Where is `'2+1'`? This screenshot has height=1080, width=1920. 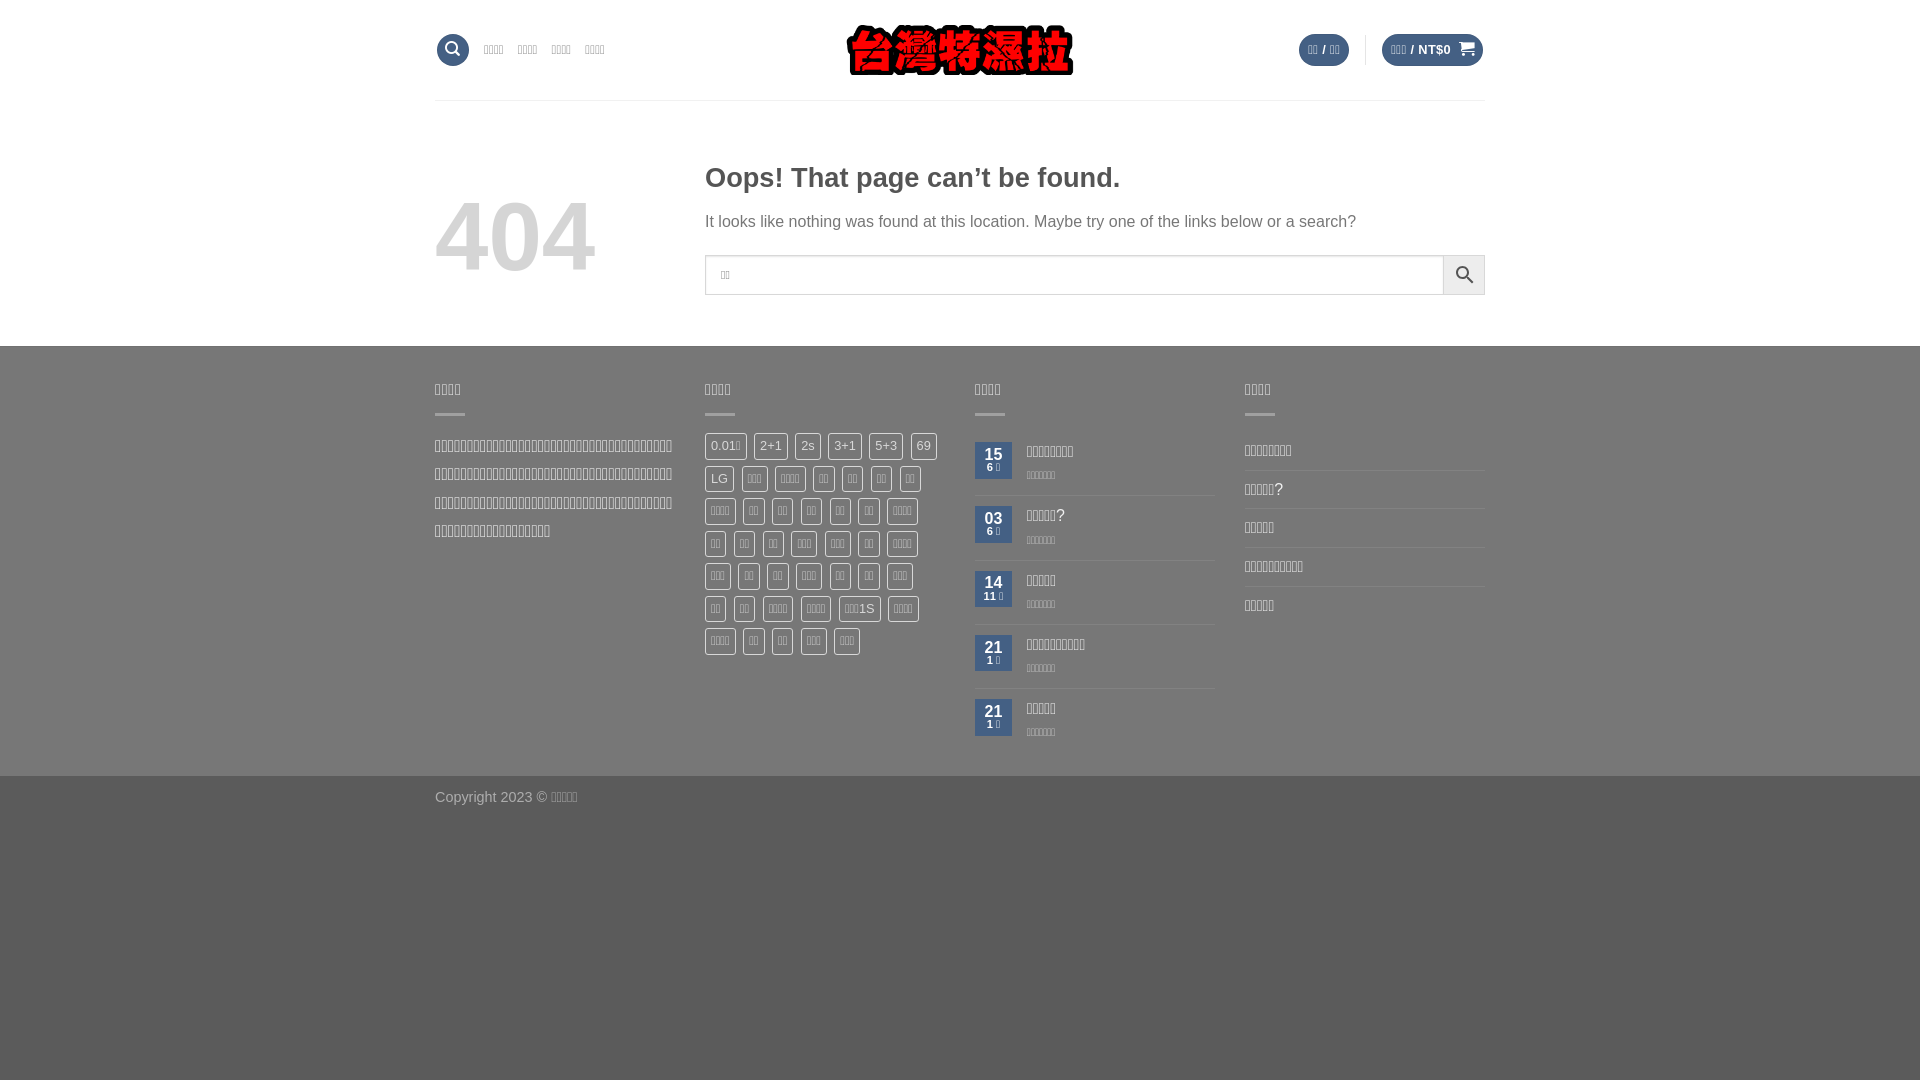
'2+1' is located at coordinates (770, 445).